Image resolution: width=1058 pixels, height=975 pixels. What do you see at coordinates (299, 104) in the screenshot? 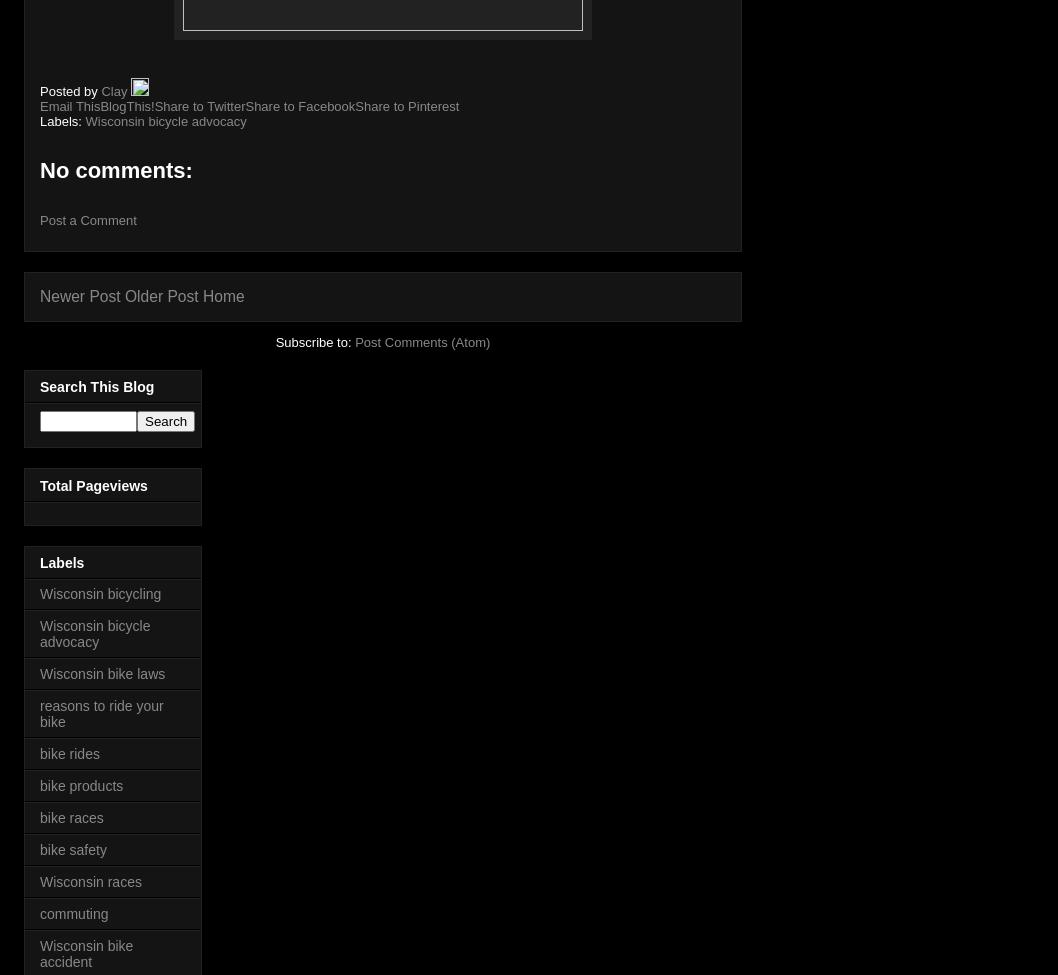
I see `'Share to Facebook'` at bounding box center [299, 104].